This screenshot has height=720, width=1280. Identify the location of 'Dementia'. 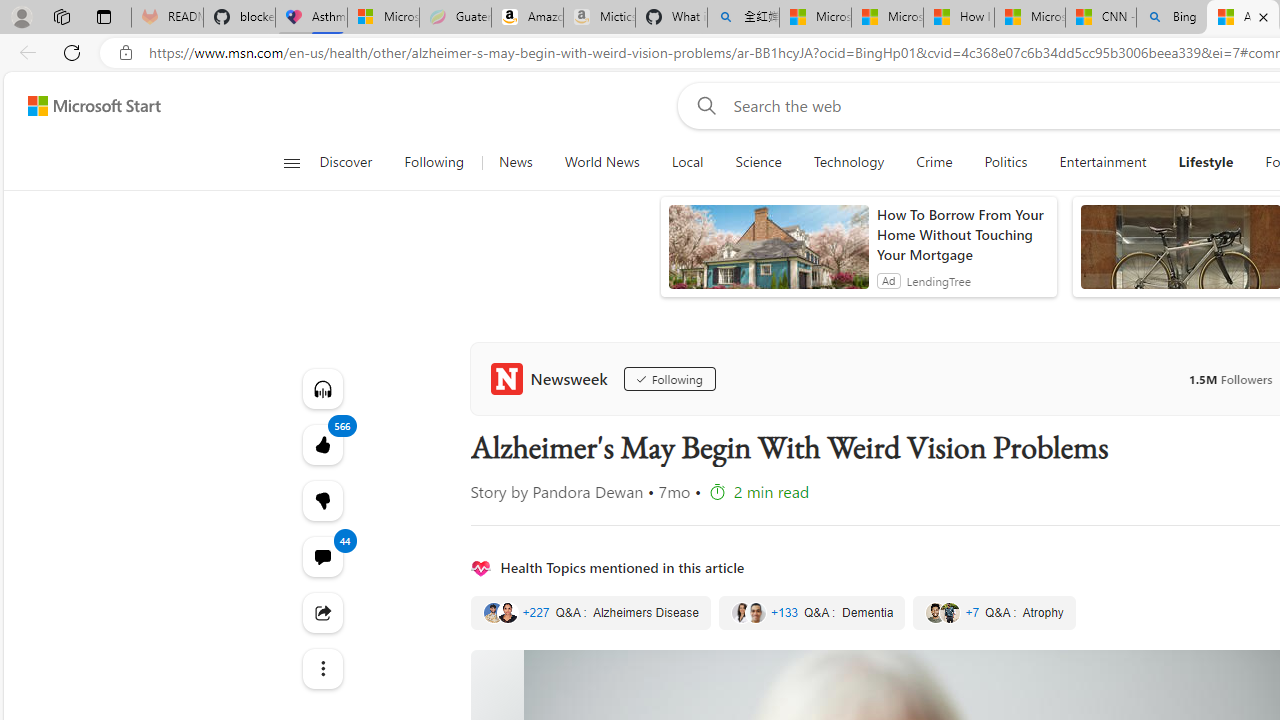
(812, 612).